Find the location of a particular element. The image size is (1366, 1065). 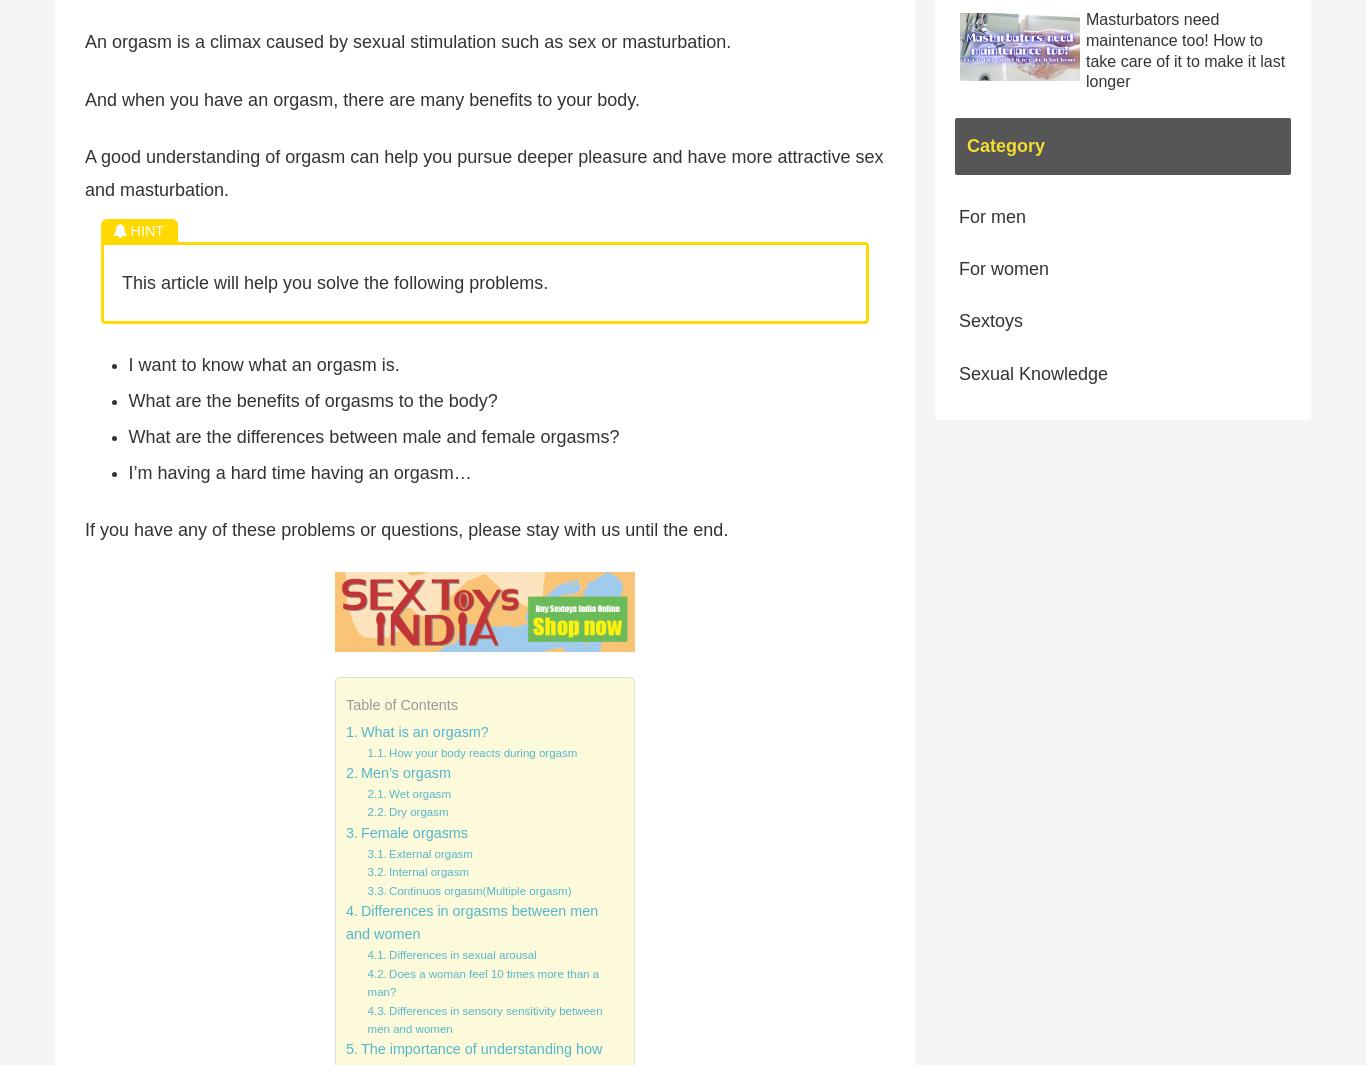

'If you have any of these problems or questions, please stay with us until the end.' is located at coordinates (405, 529).